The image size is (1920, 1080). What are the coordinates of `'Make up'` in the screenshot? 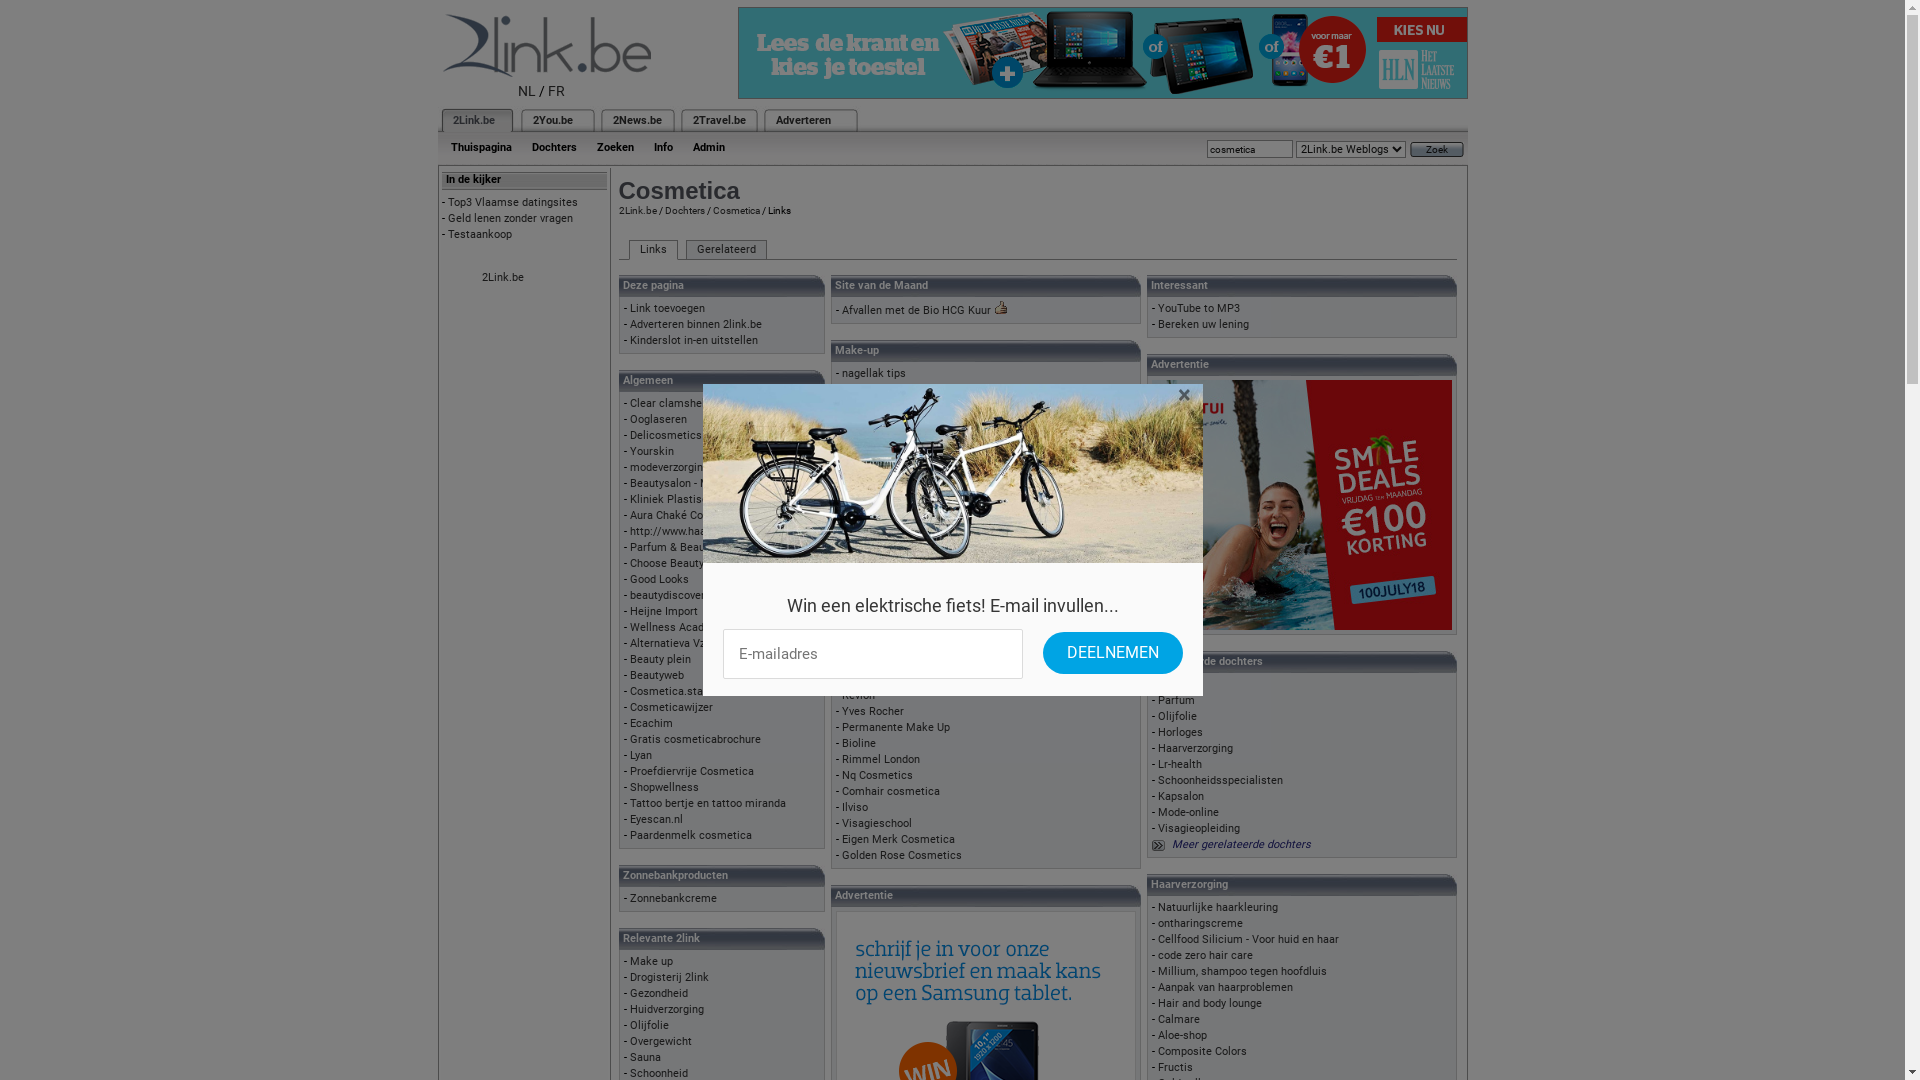 It's located at (651, 960).